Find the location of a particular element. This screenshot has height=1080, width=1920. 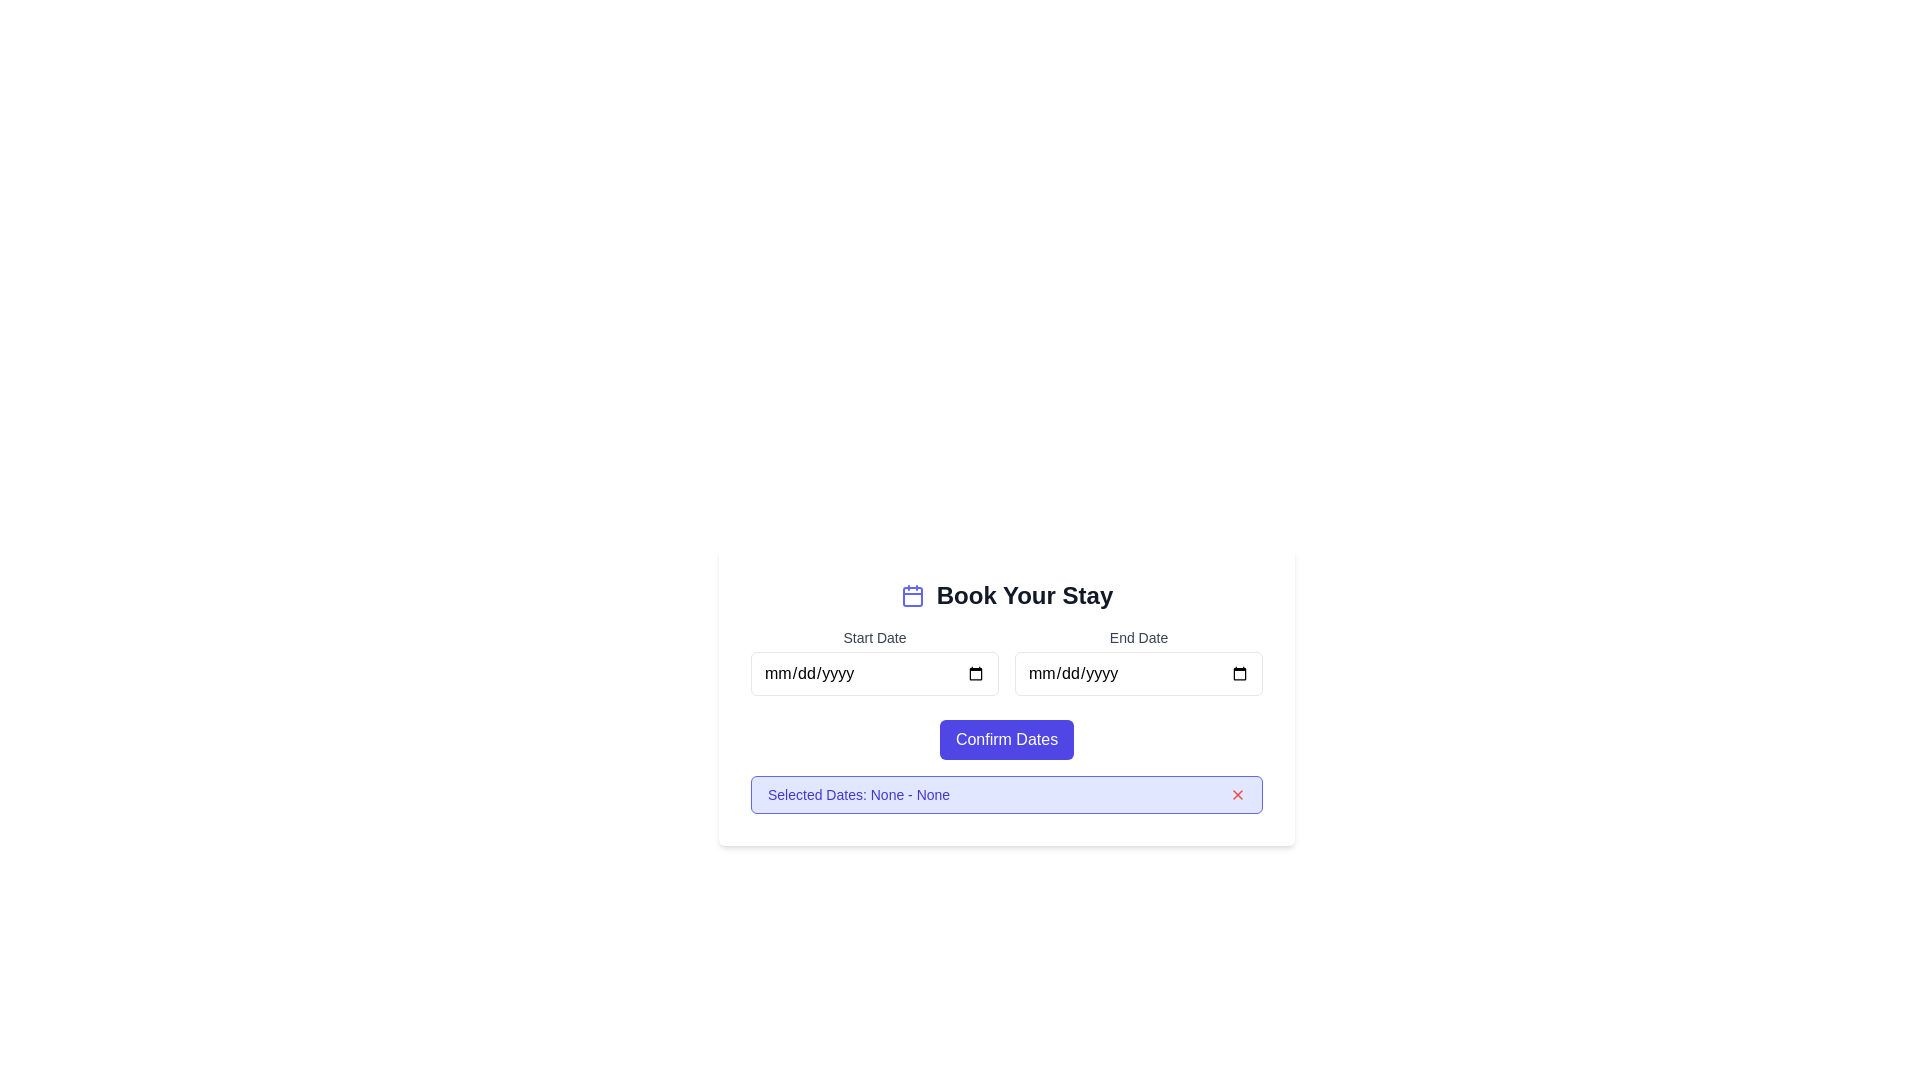

the small indigo calendar icon located on the left side within the heading frame, next to the text 'Book Your Stay.' is located at coordinates (911, 595).